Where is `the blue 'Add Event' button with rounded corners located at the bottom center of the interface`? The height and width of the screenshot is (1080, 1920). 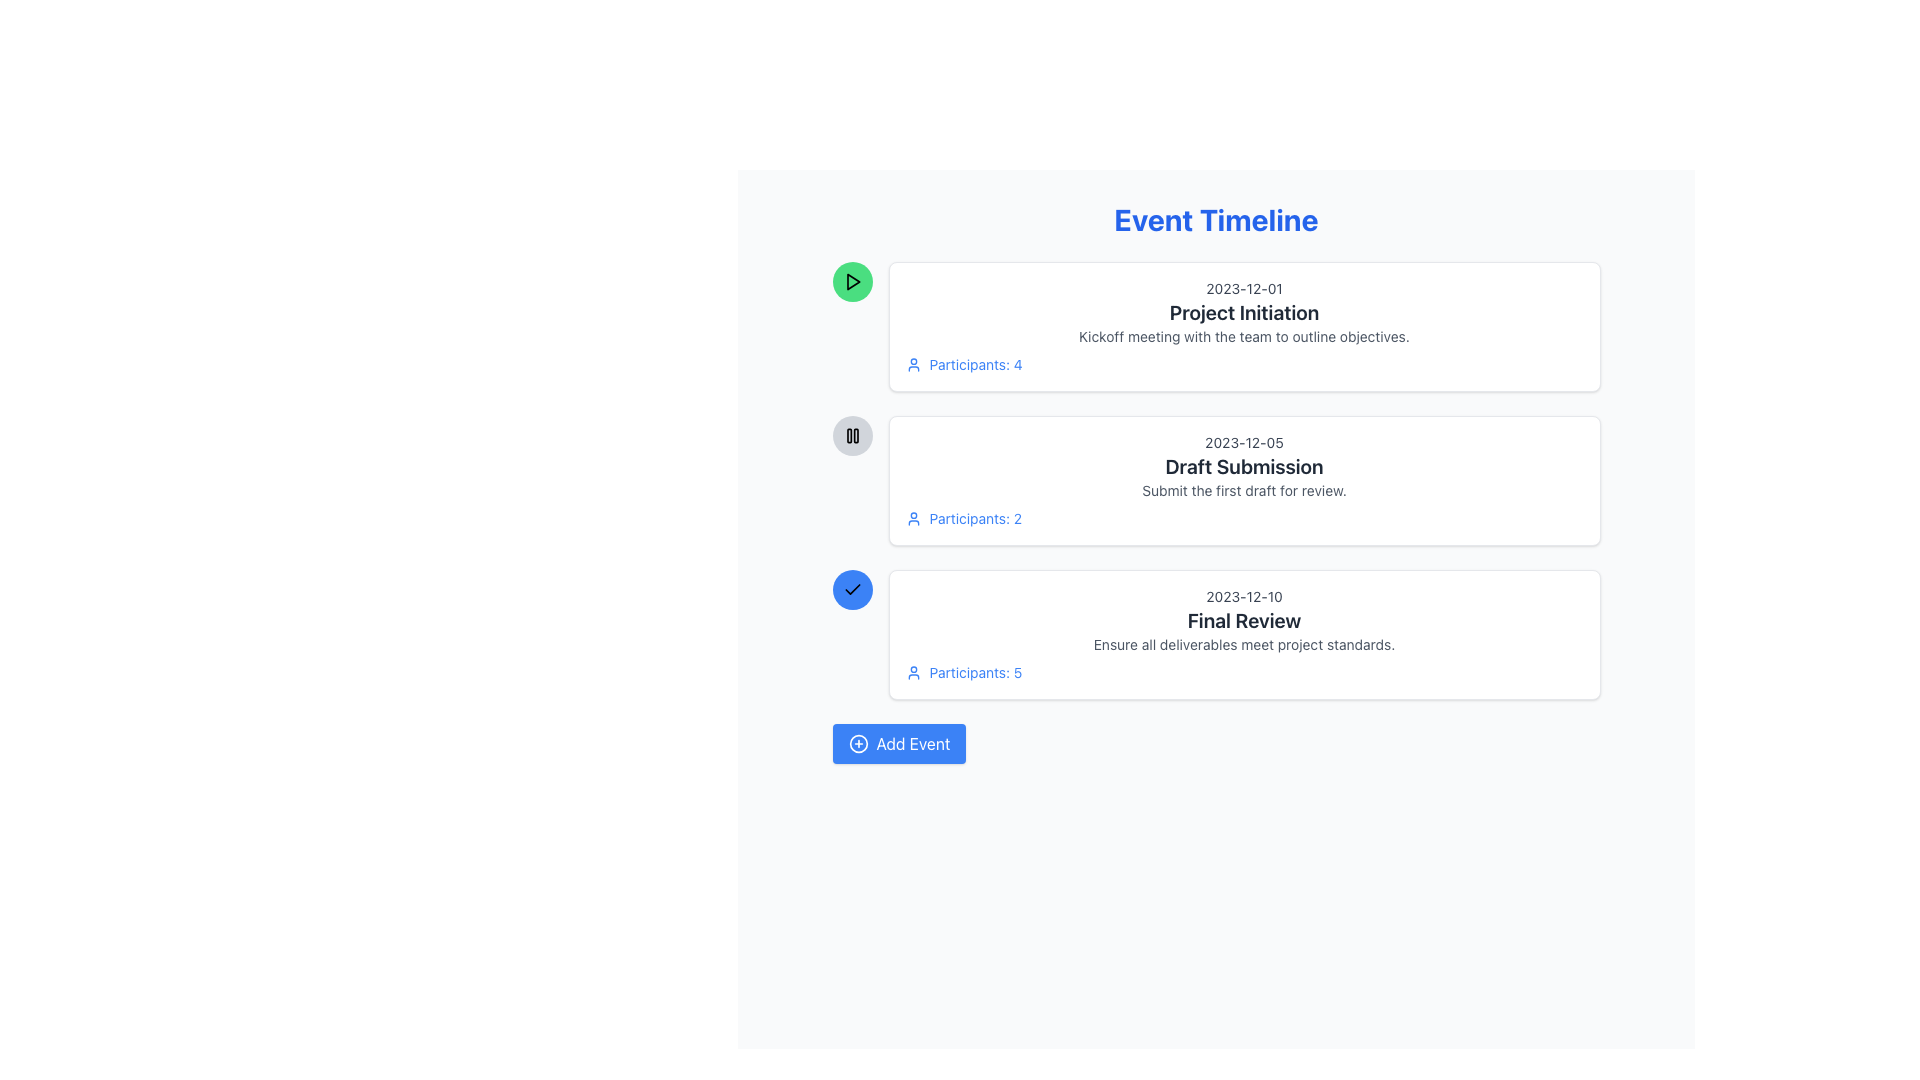
the blue 'Add Event' button with rounded corners located at the bottom center of the interface is located at coordinates (898, 744).